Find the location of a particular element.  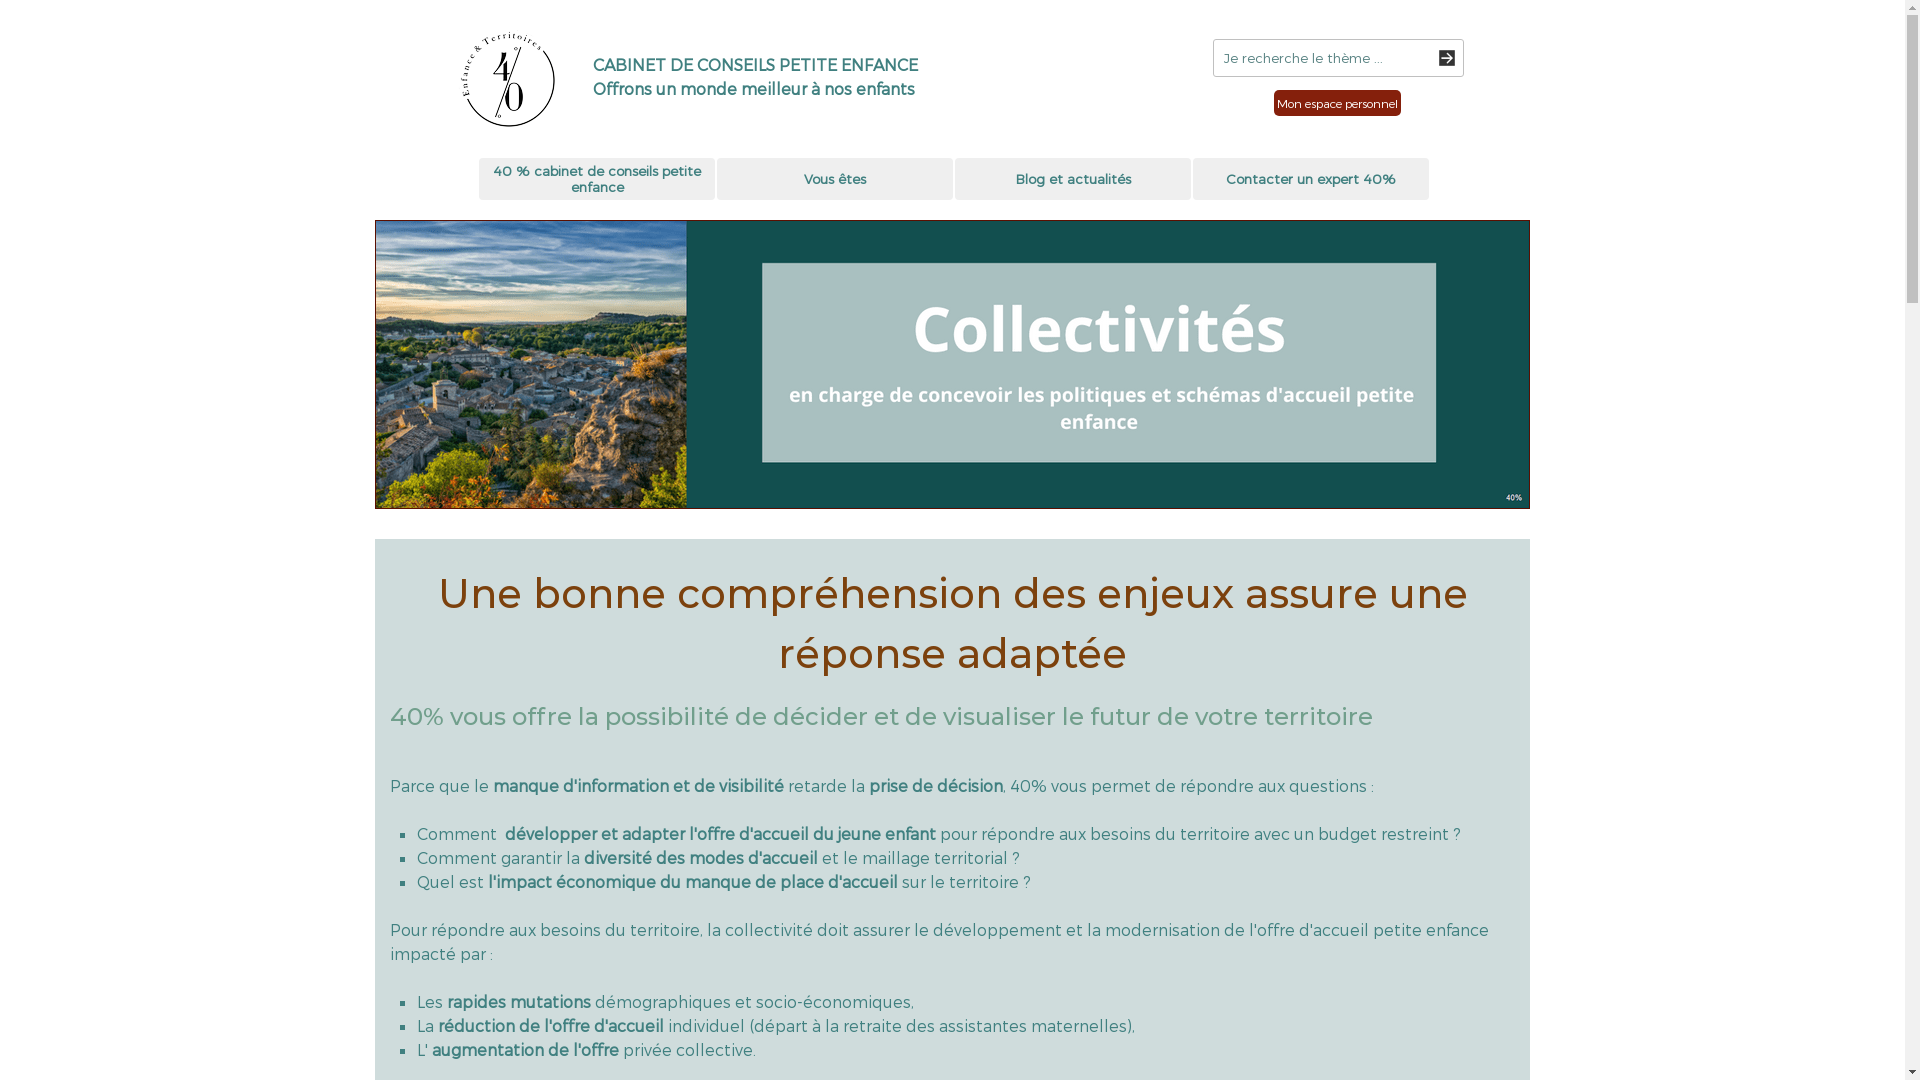

'Logo SAS  quanante pour cent' is located at coordinates (507, 78).